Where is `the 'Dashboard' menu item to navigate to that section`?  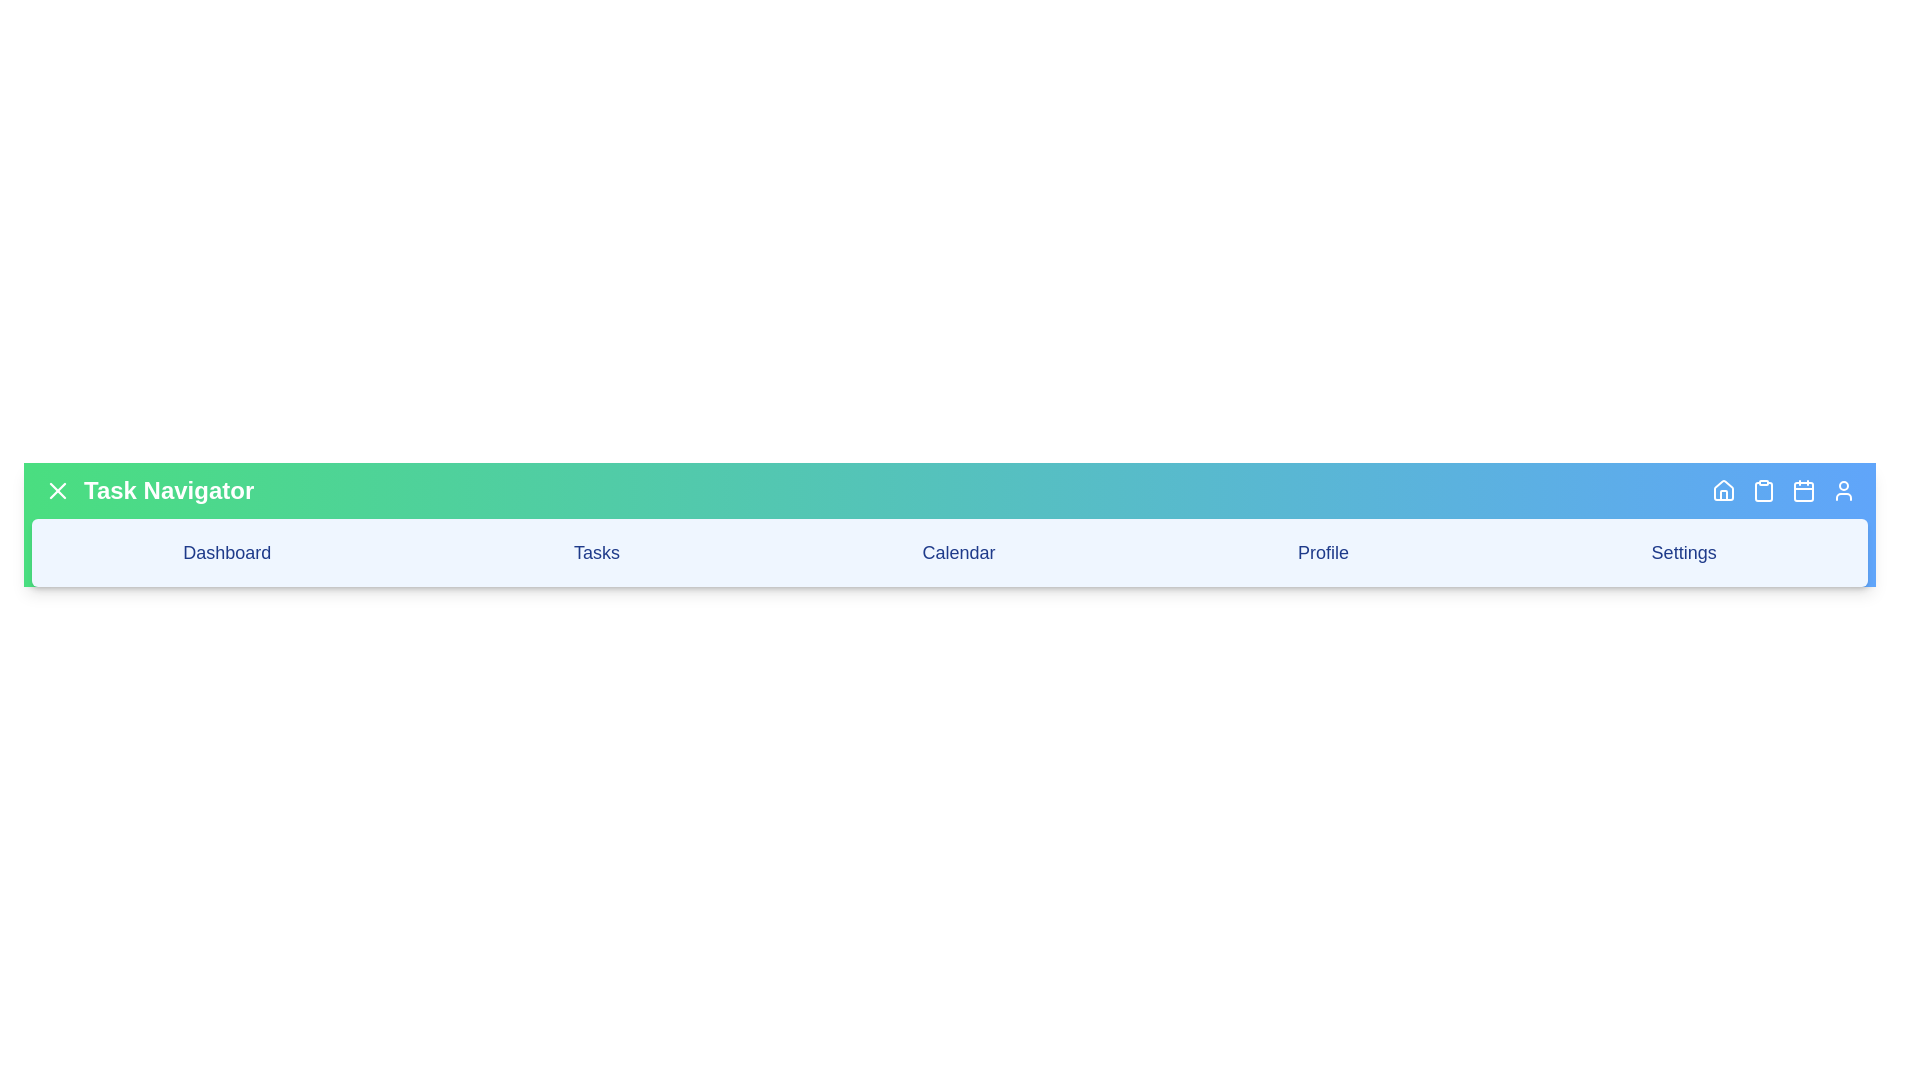 the 'Dashboard' menu item to navigate to that section is located at coordinates (226, 552).